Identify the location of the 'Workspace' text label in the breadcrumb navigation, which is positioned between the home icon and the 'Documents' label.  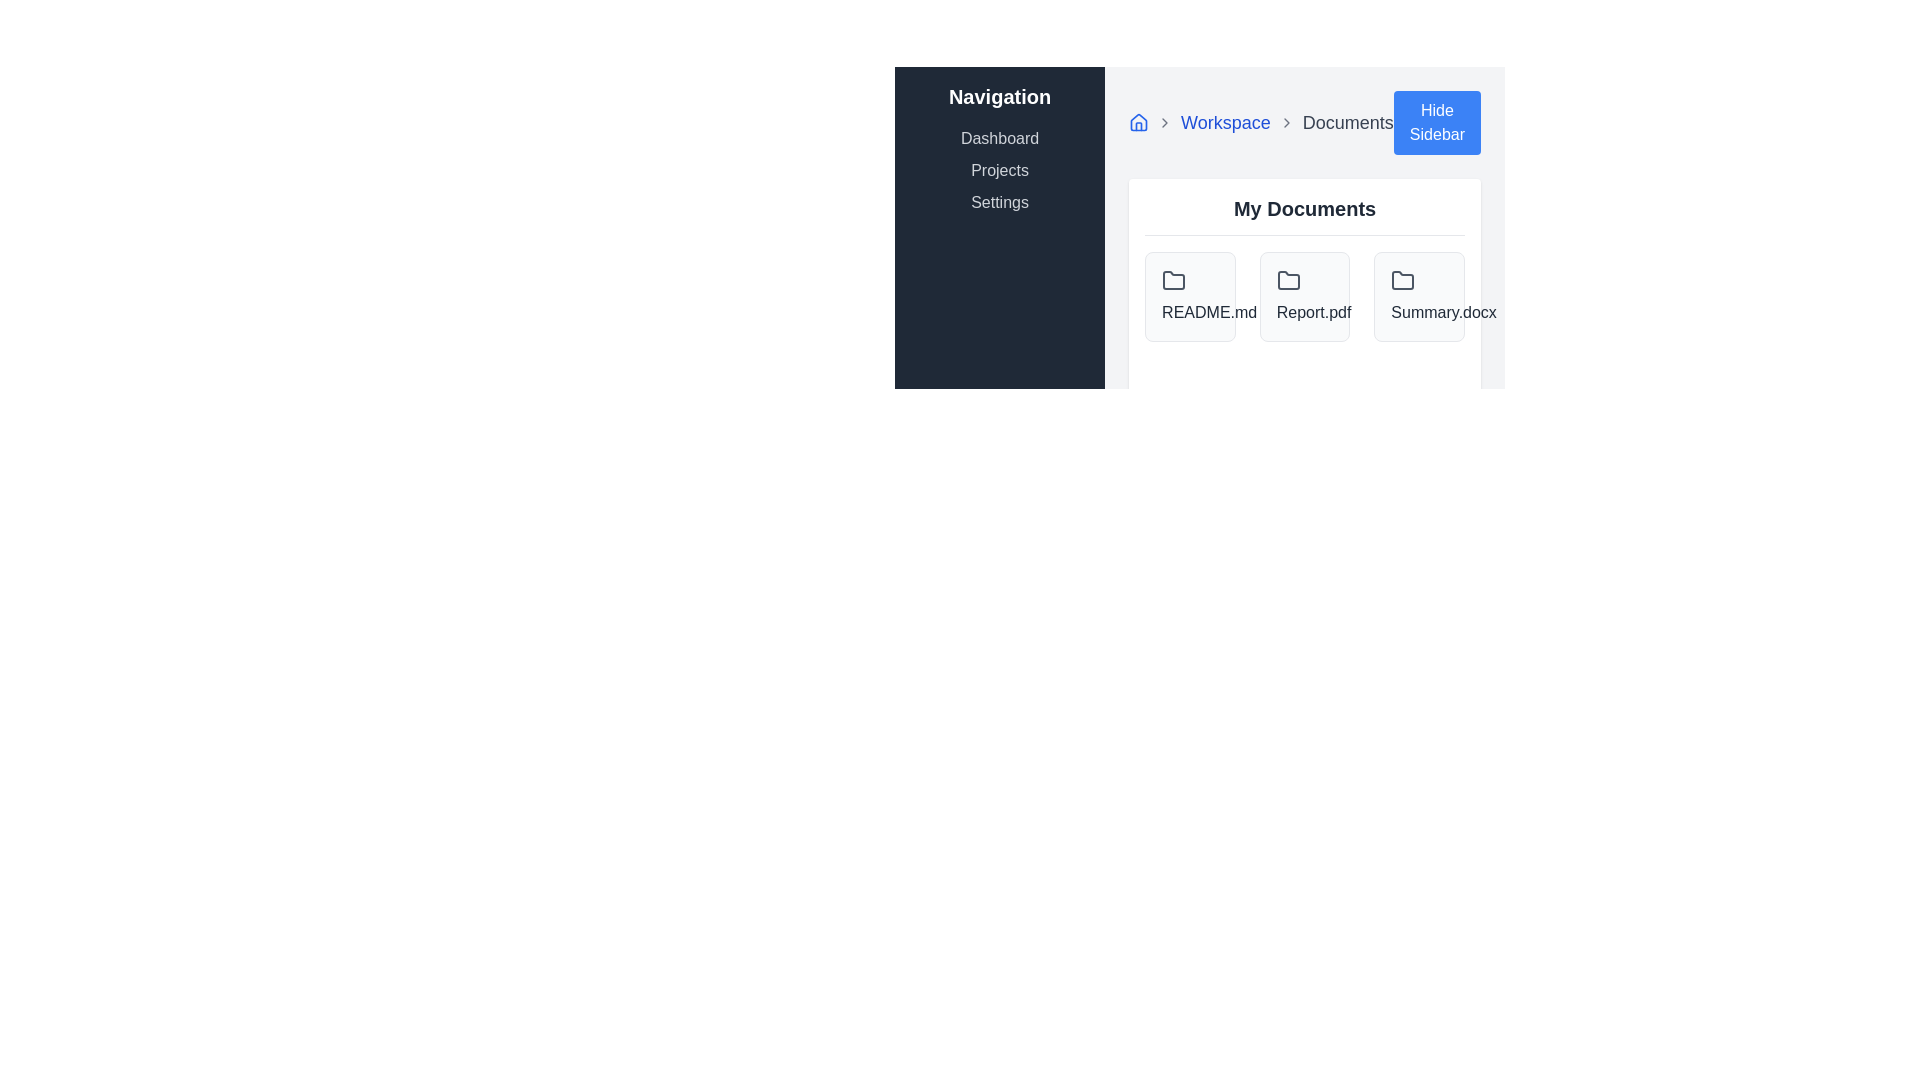
(1224, 123).